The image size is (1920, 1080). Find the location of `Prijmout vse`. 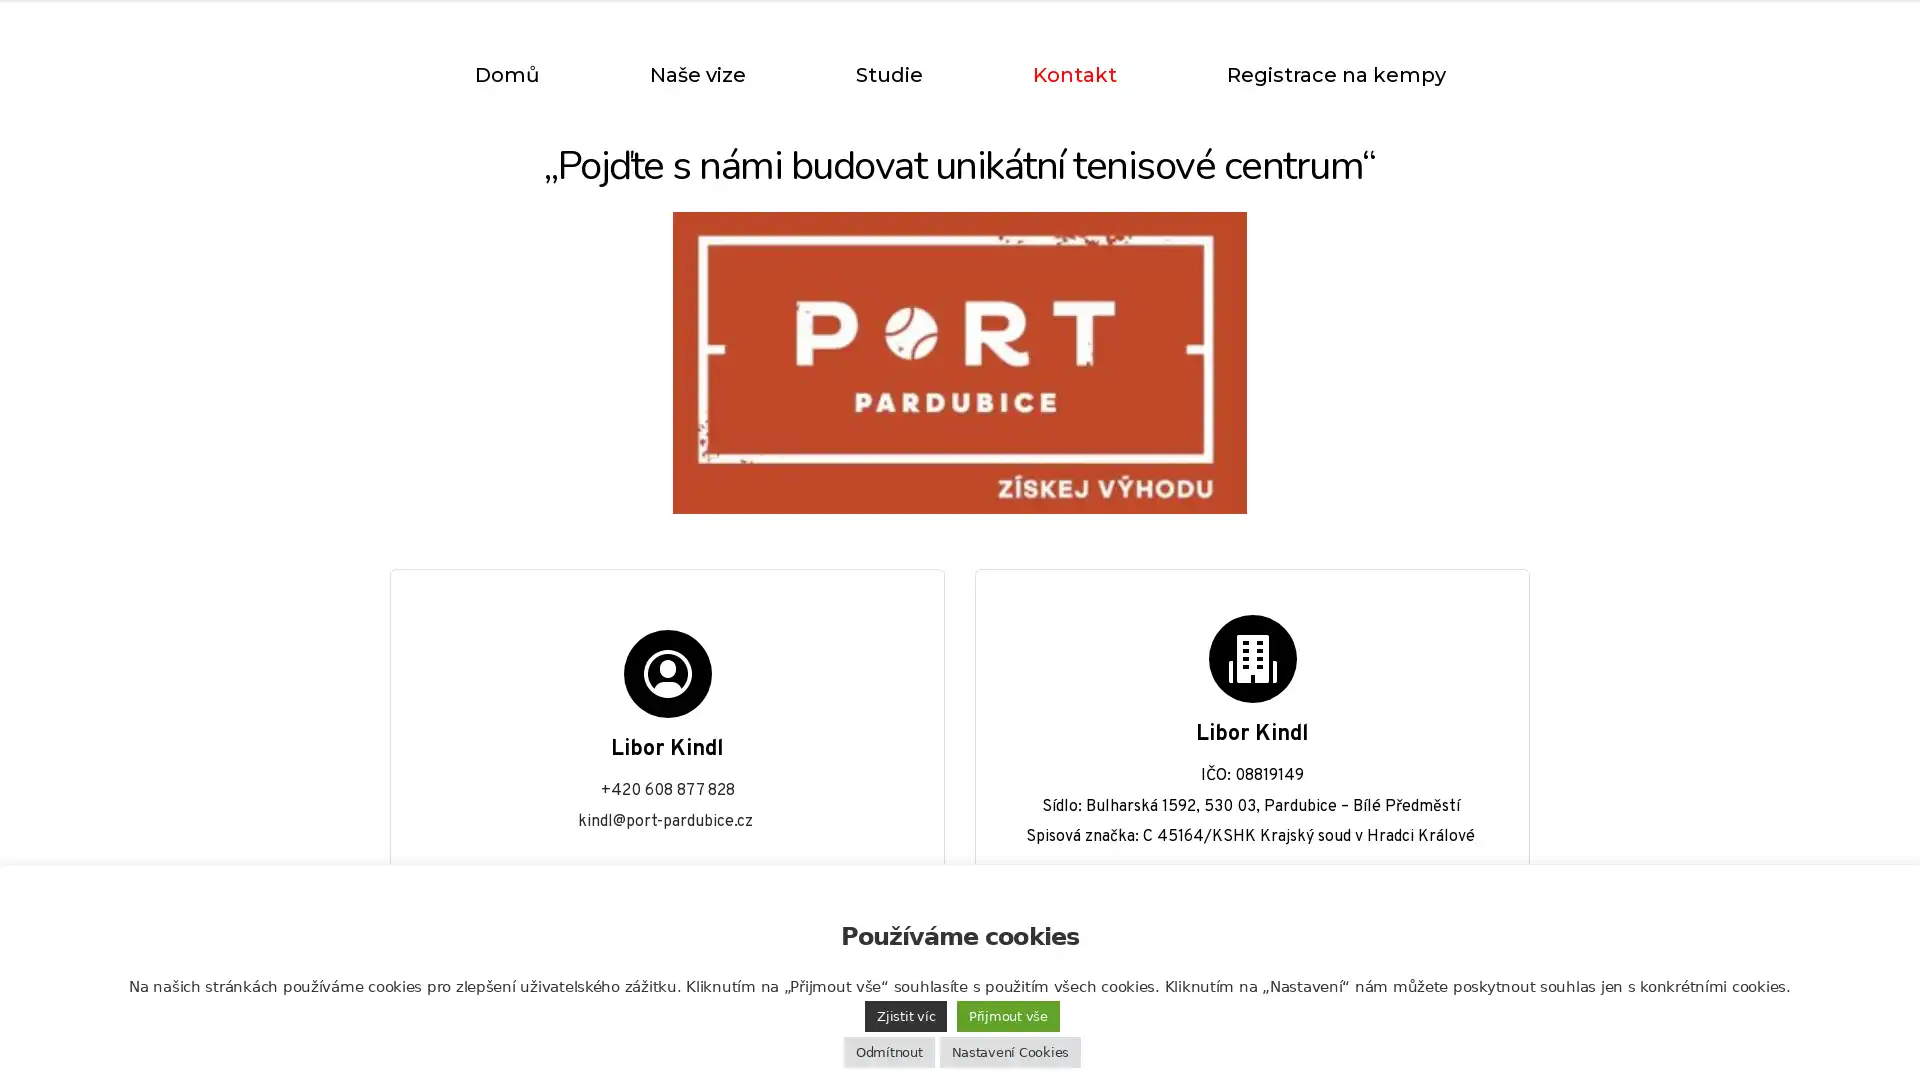

Prijmout vse is located at coordinates (1008, 1016).